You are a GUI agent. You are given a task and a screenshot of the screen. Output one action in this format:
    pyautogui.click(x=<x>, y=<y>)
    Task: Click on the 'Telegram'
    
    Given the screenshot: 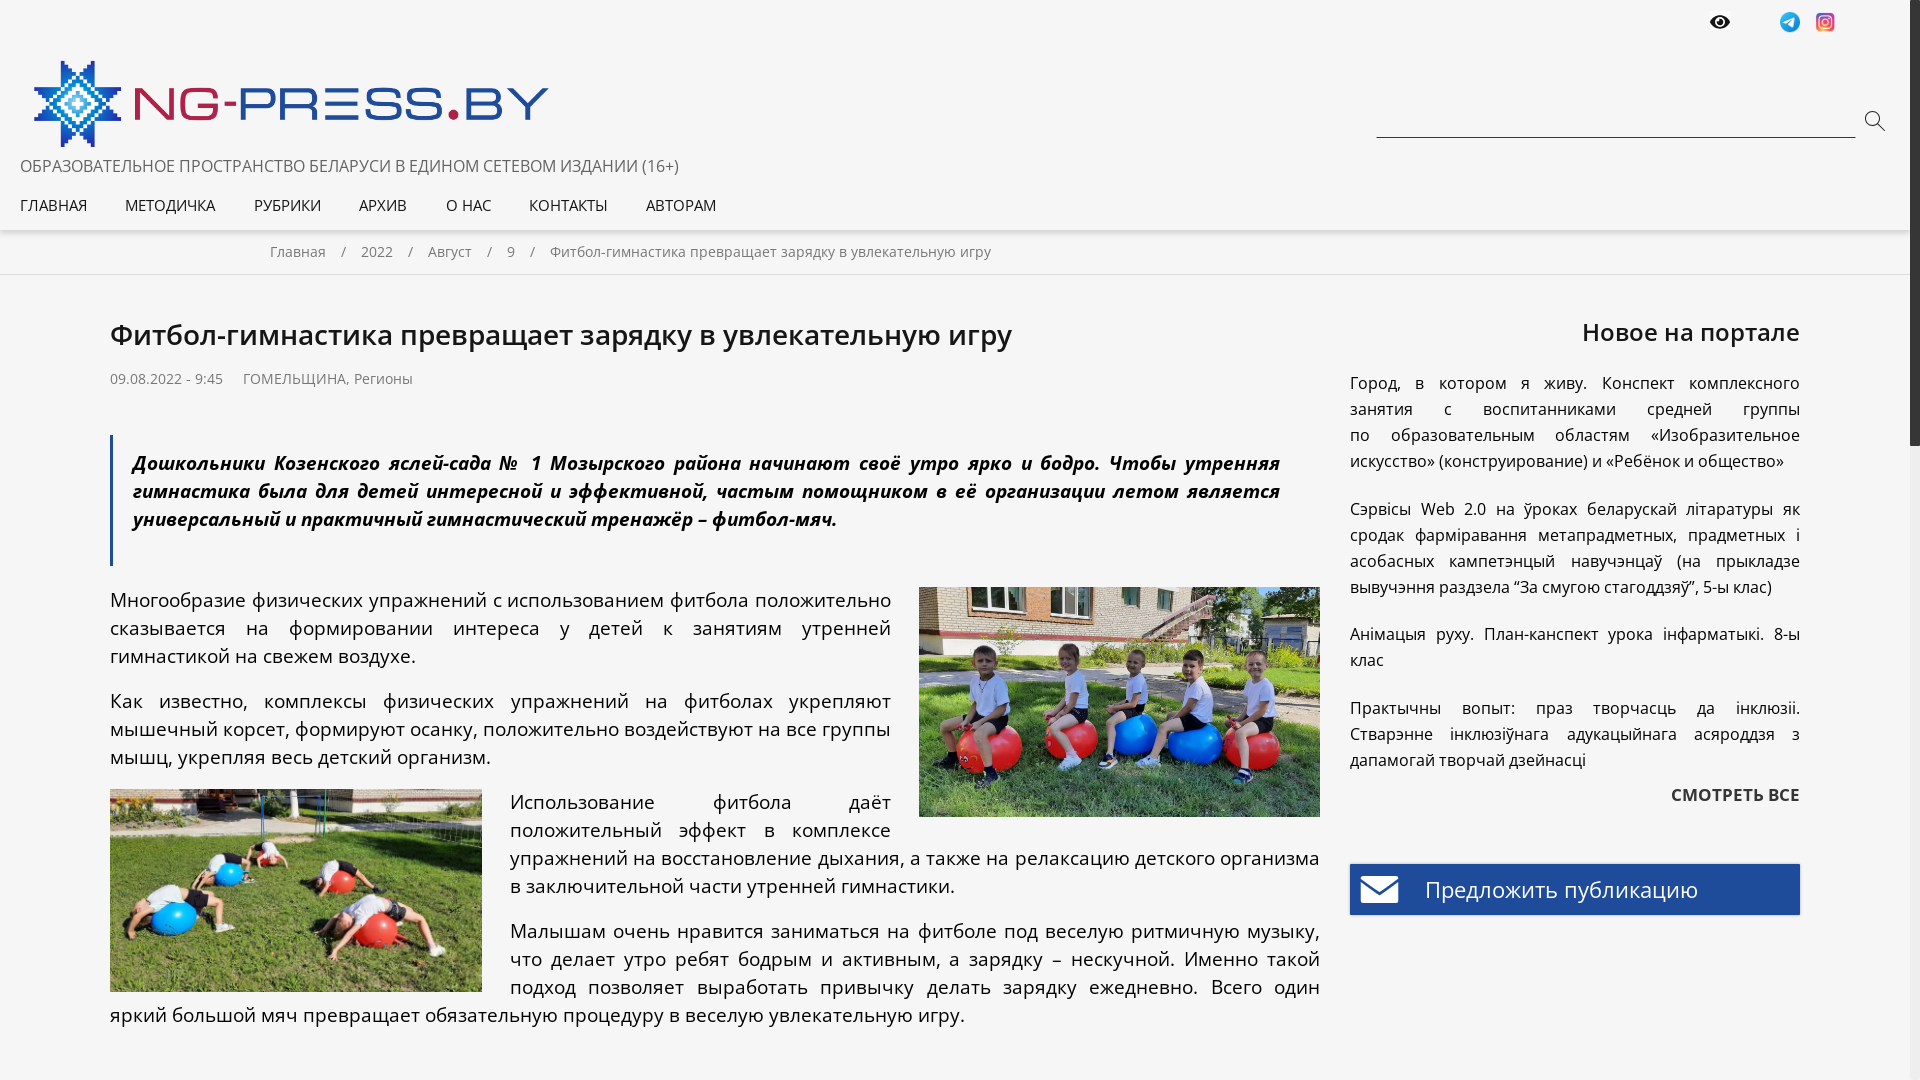 What is the action you would take?
    pyautogui.click(x=1780, y=24)
    